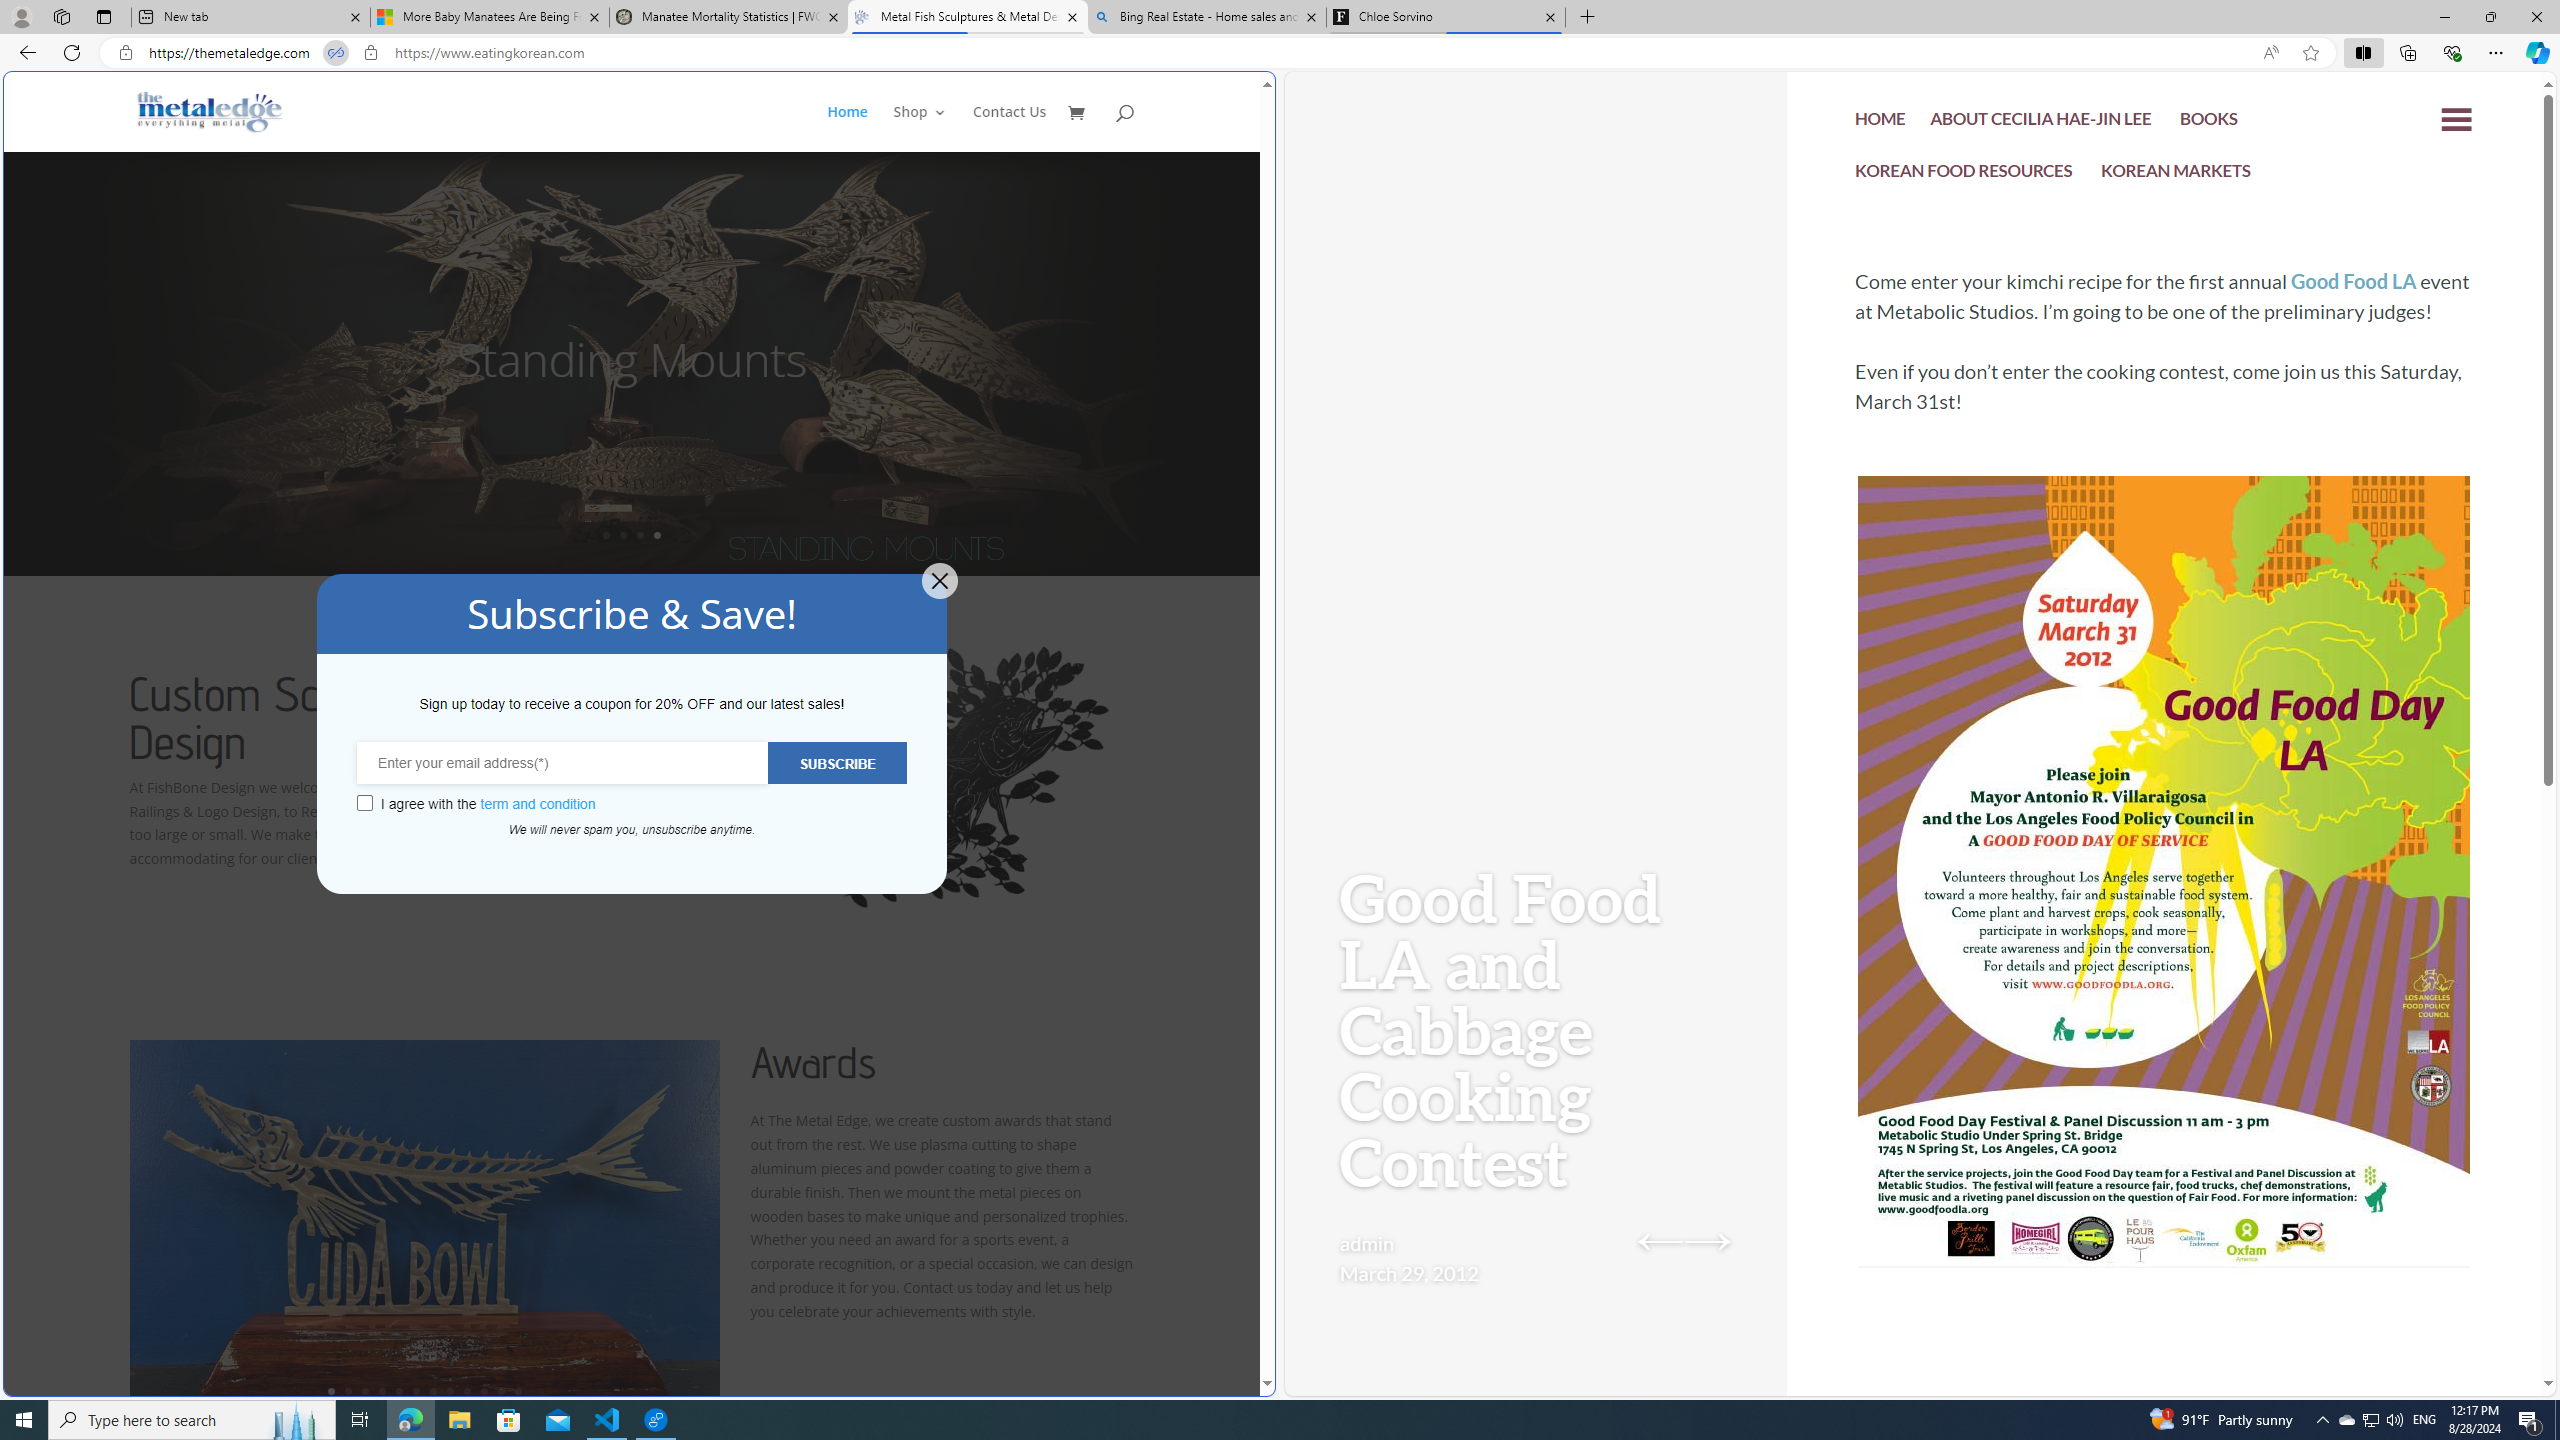  I want to click on 'Tabs in split screen', so click(334, 53).